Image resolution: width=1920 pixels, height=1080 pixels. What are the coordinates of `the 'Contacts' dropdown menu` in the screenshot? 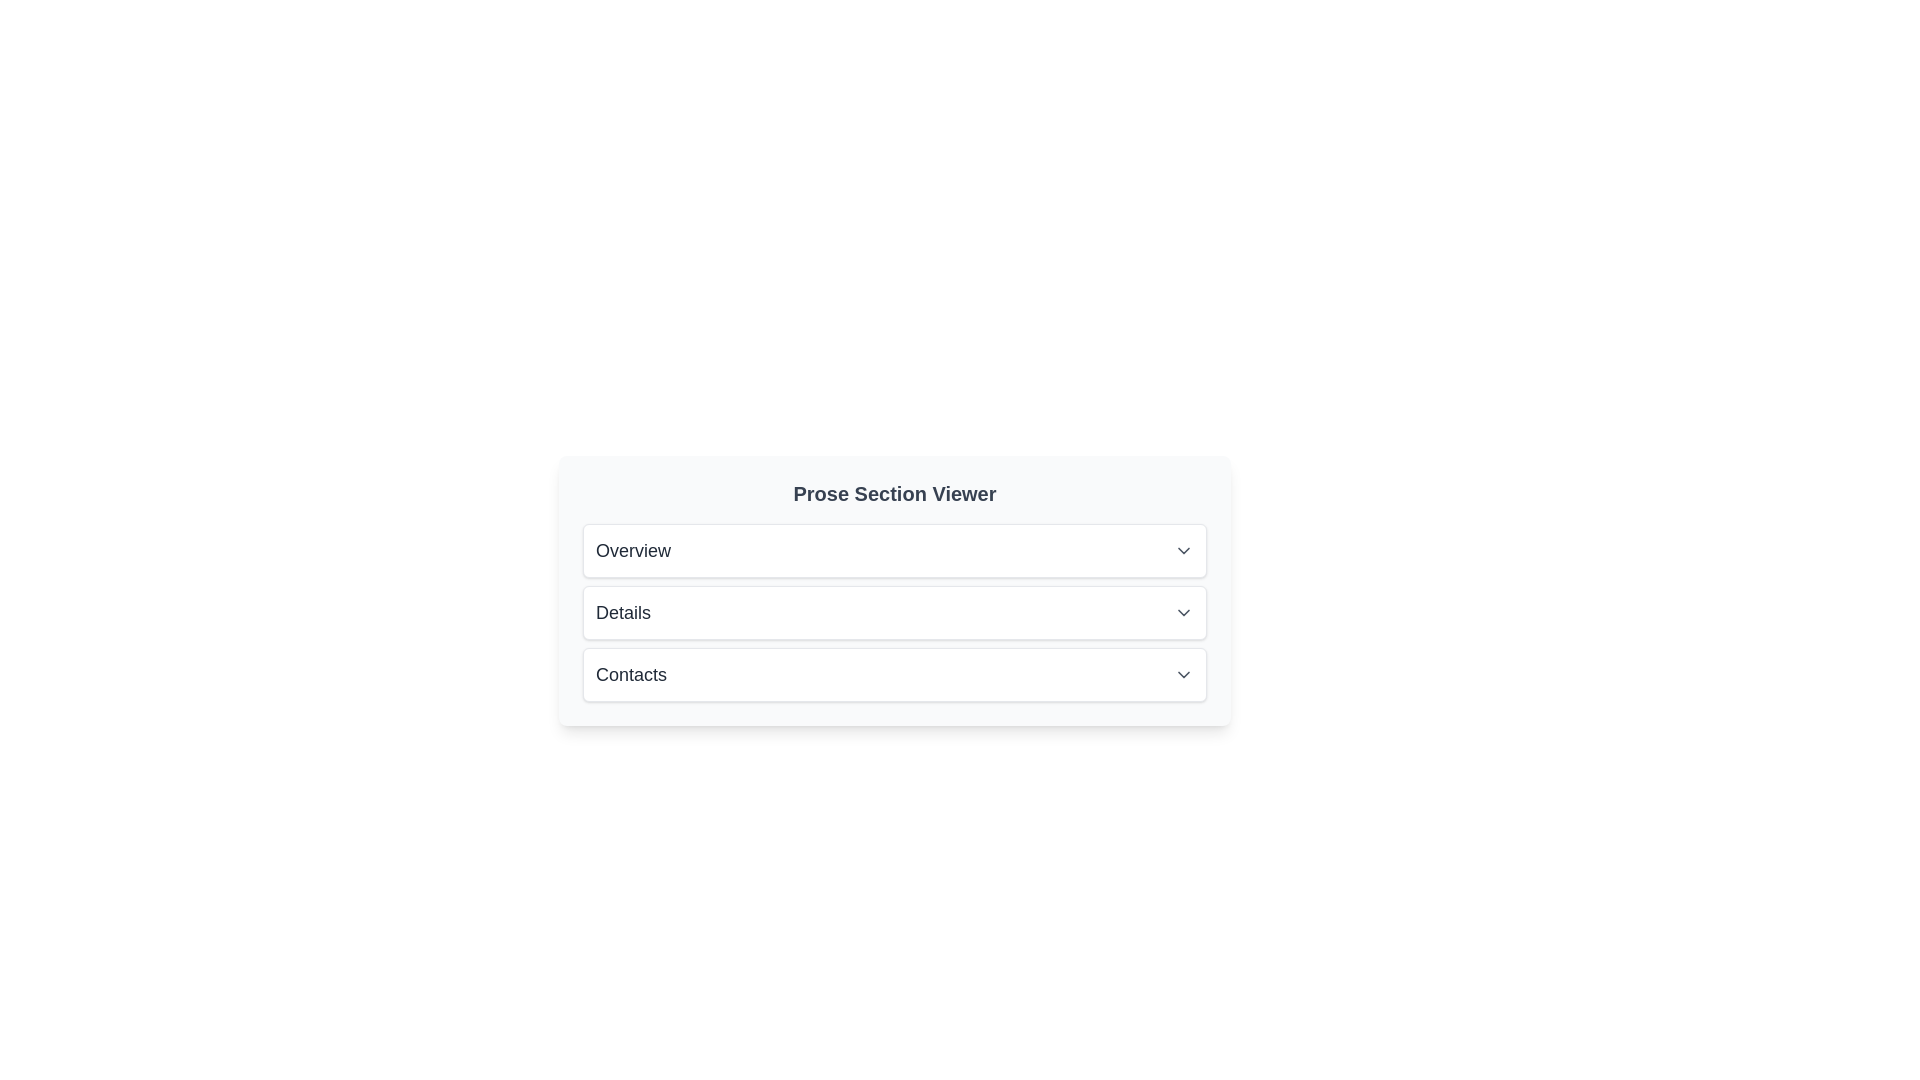 It's located at (893, 675).